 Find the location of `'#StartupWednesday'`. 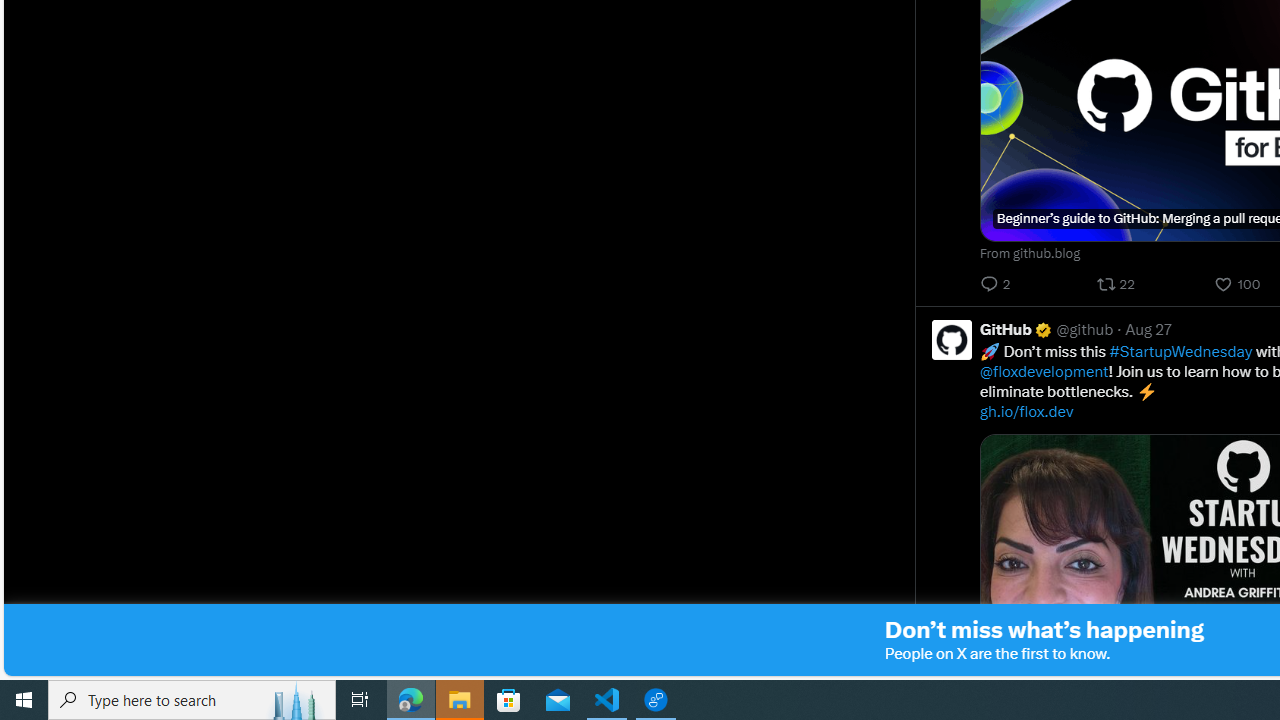

'#StartupWednesday' is located at coordinates (1180, 350).